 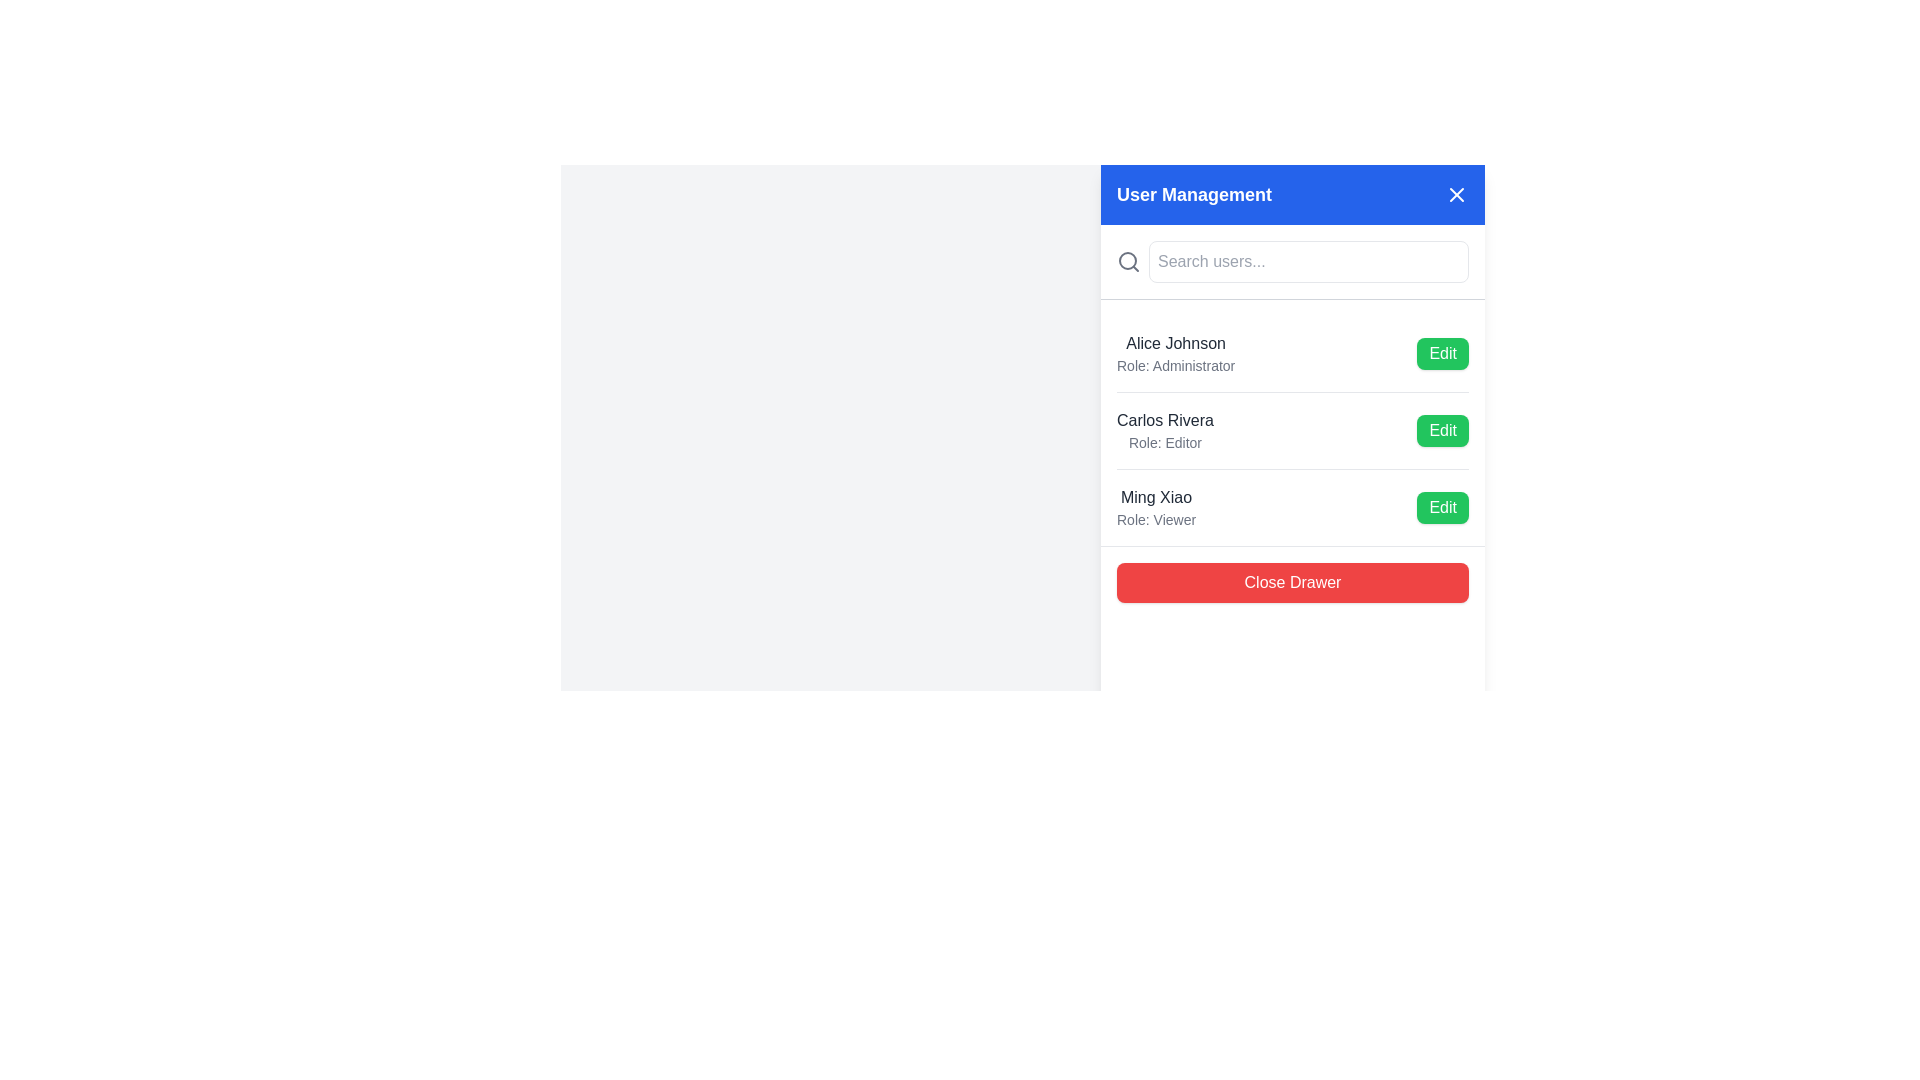 What do you see at coordinates (1156, 519) in the screenshot?
I see `the text label displaying 'Role: Viewer' located below 'Ming Xiao' in the user list section` at bounding box center [1156, 519].